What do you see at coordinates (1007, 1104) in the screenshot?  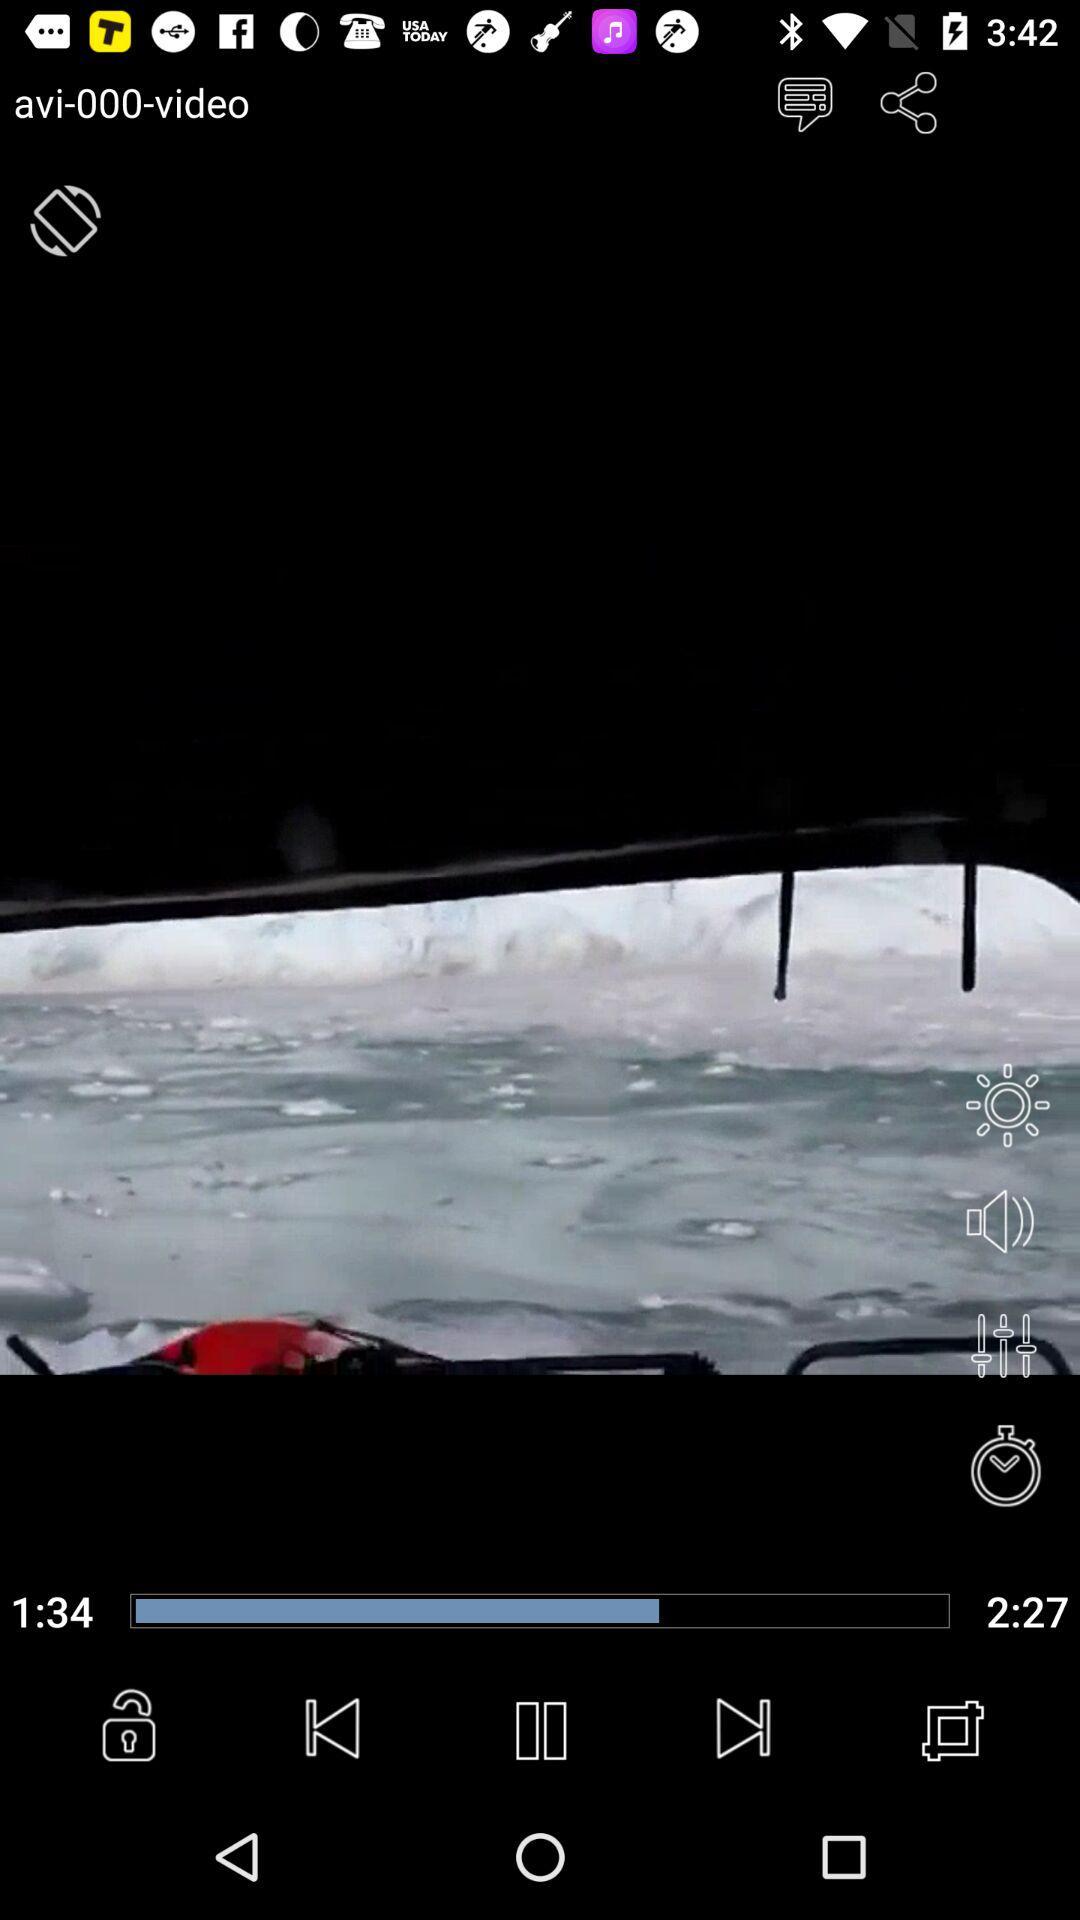 I see `setting and privacy` at bounding box center [1007, 1104].